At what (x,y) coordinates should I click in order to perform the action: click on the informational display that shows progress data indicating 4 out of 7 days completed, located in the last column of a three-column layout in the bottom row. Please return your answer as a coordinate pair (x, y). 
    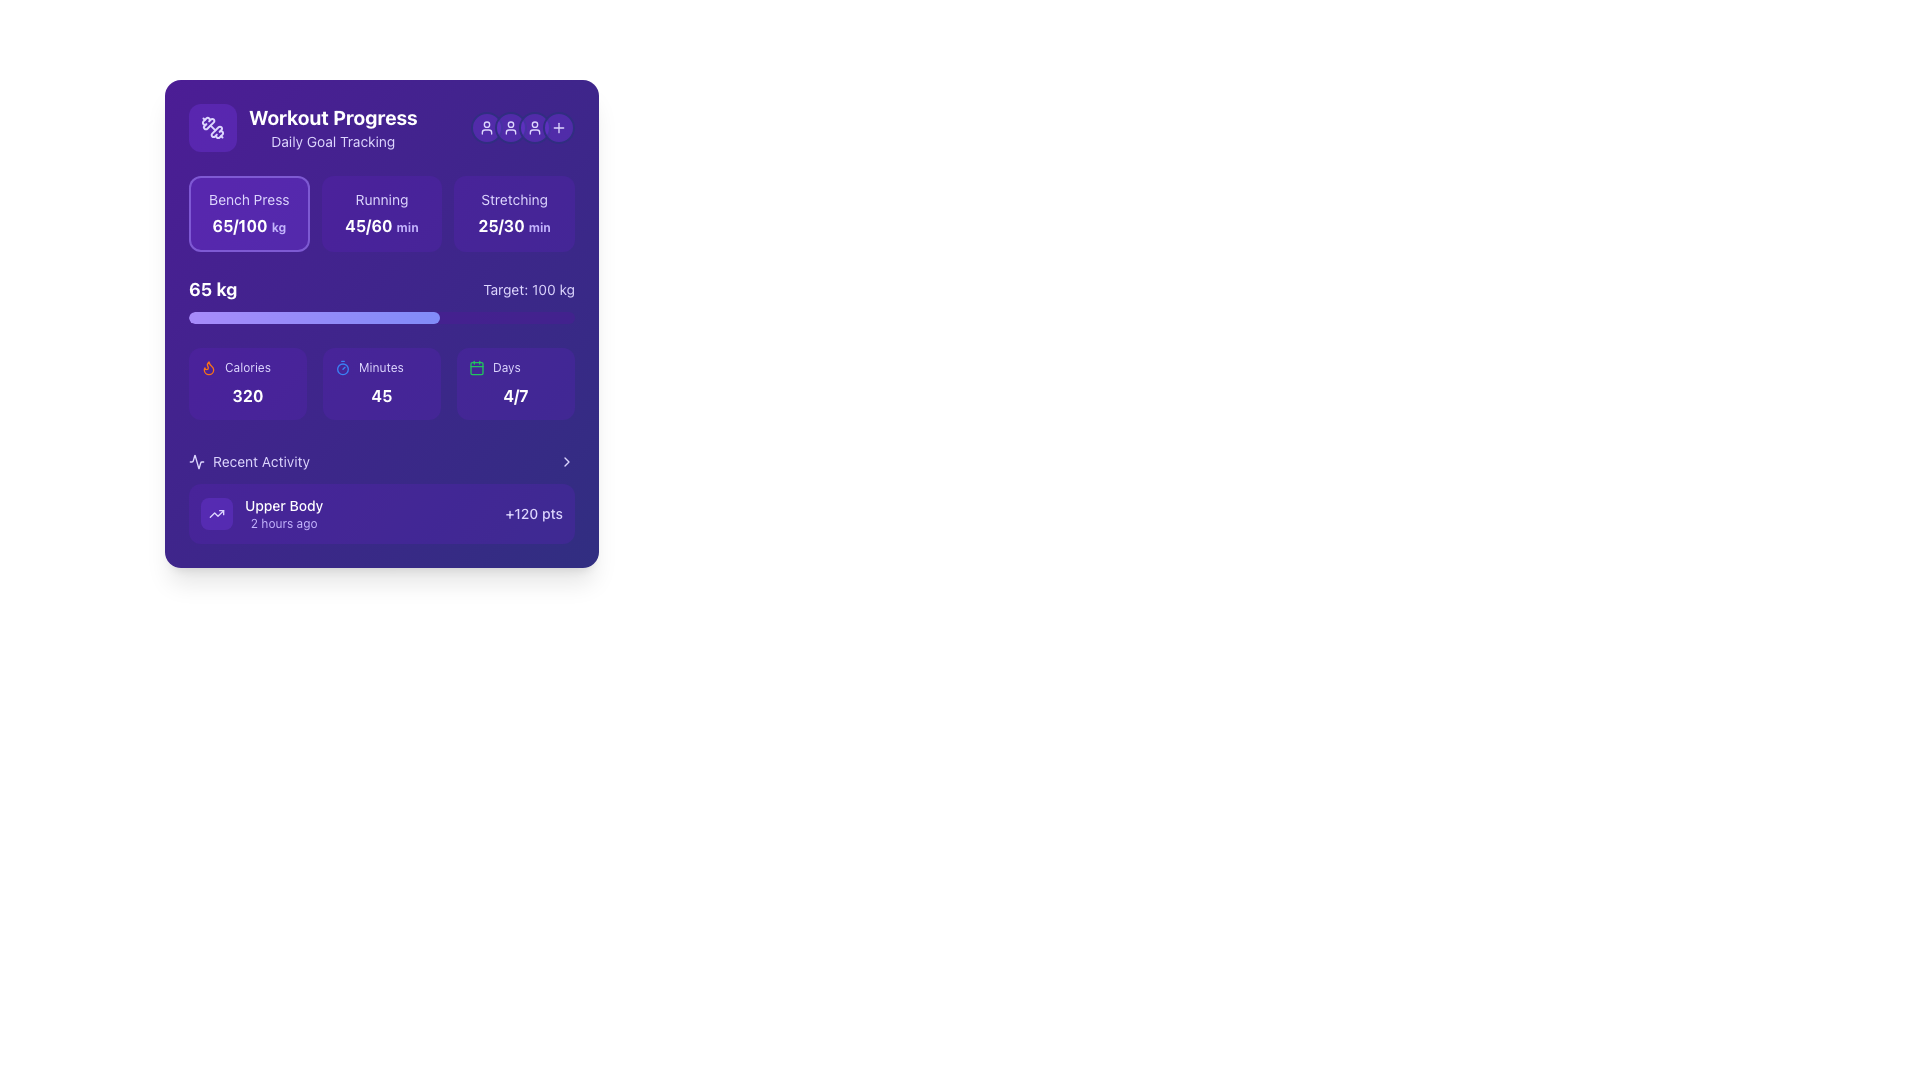
    Looking at the image, I should click on (515, 384).